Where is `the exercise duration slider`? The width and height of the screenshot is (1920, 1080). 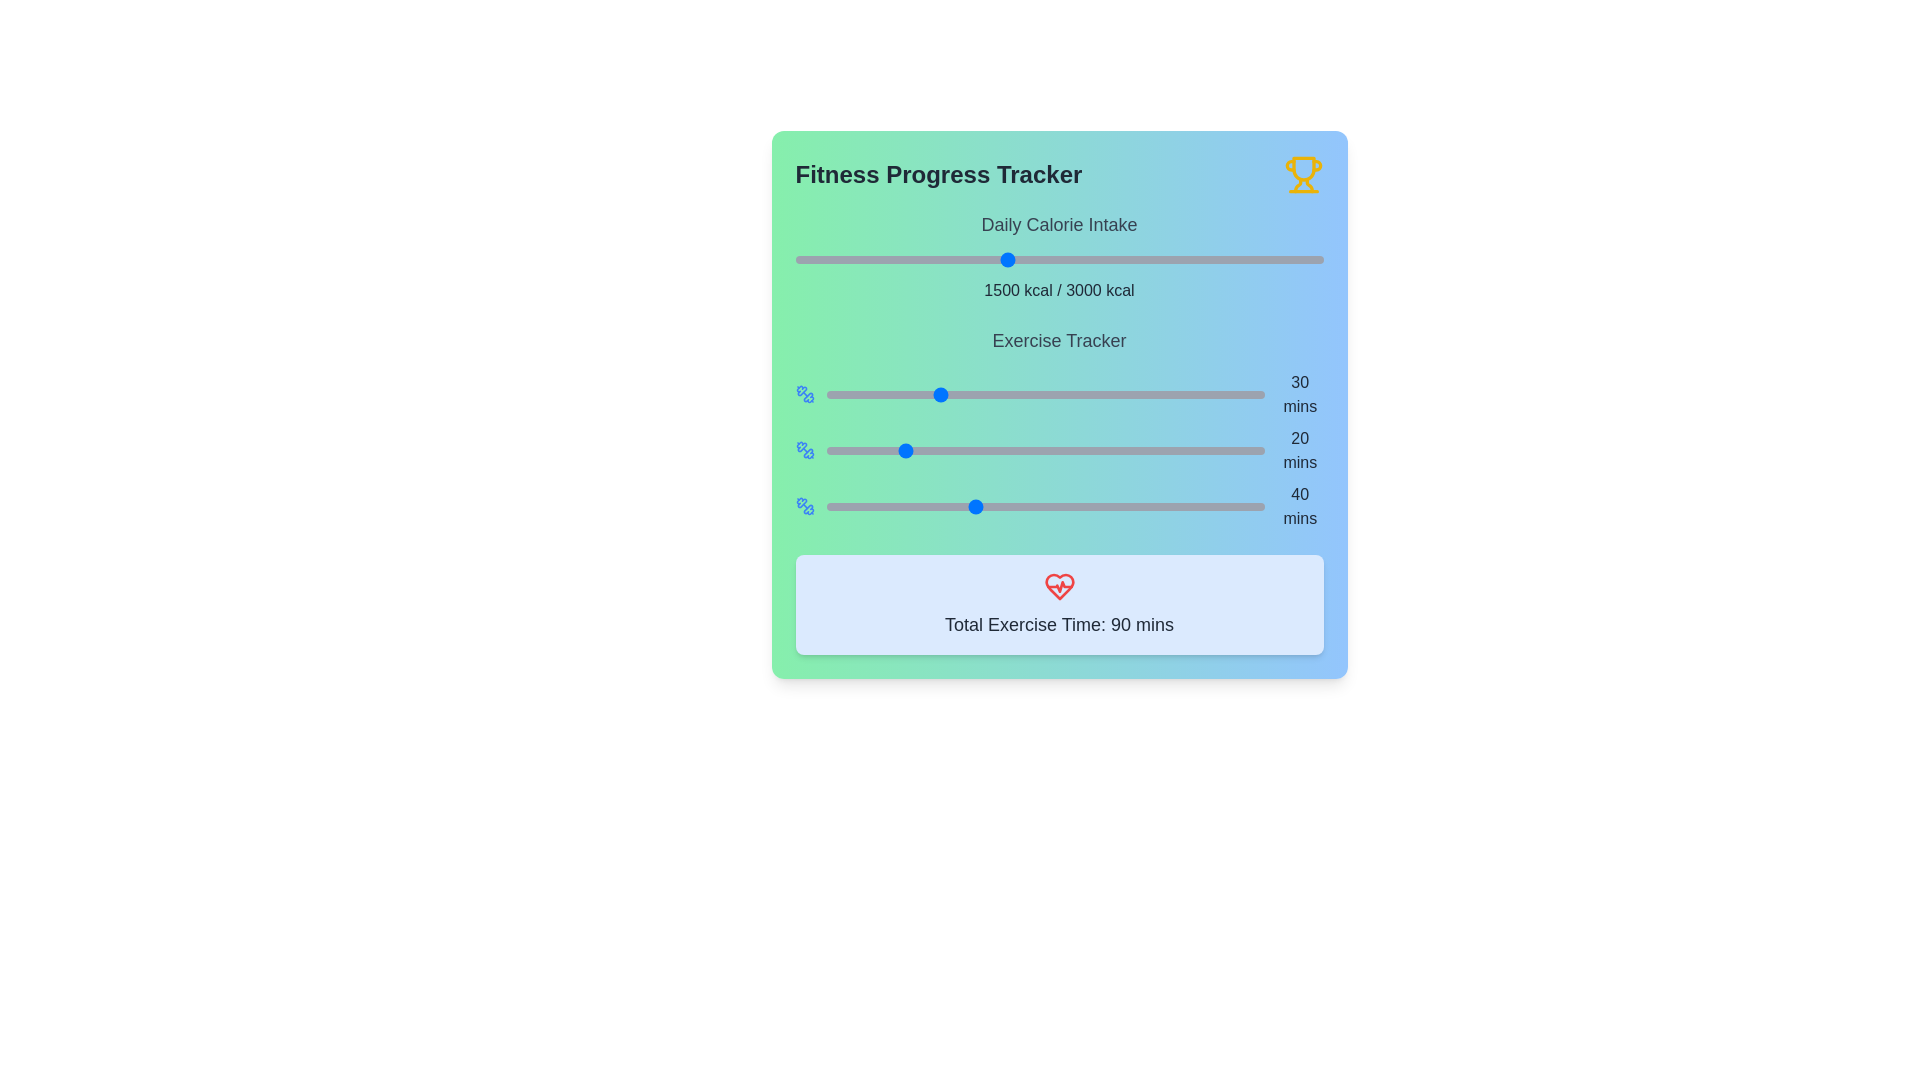 the exercise duration slider is located at coordinates (1013, 451).